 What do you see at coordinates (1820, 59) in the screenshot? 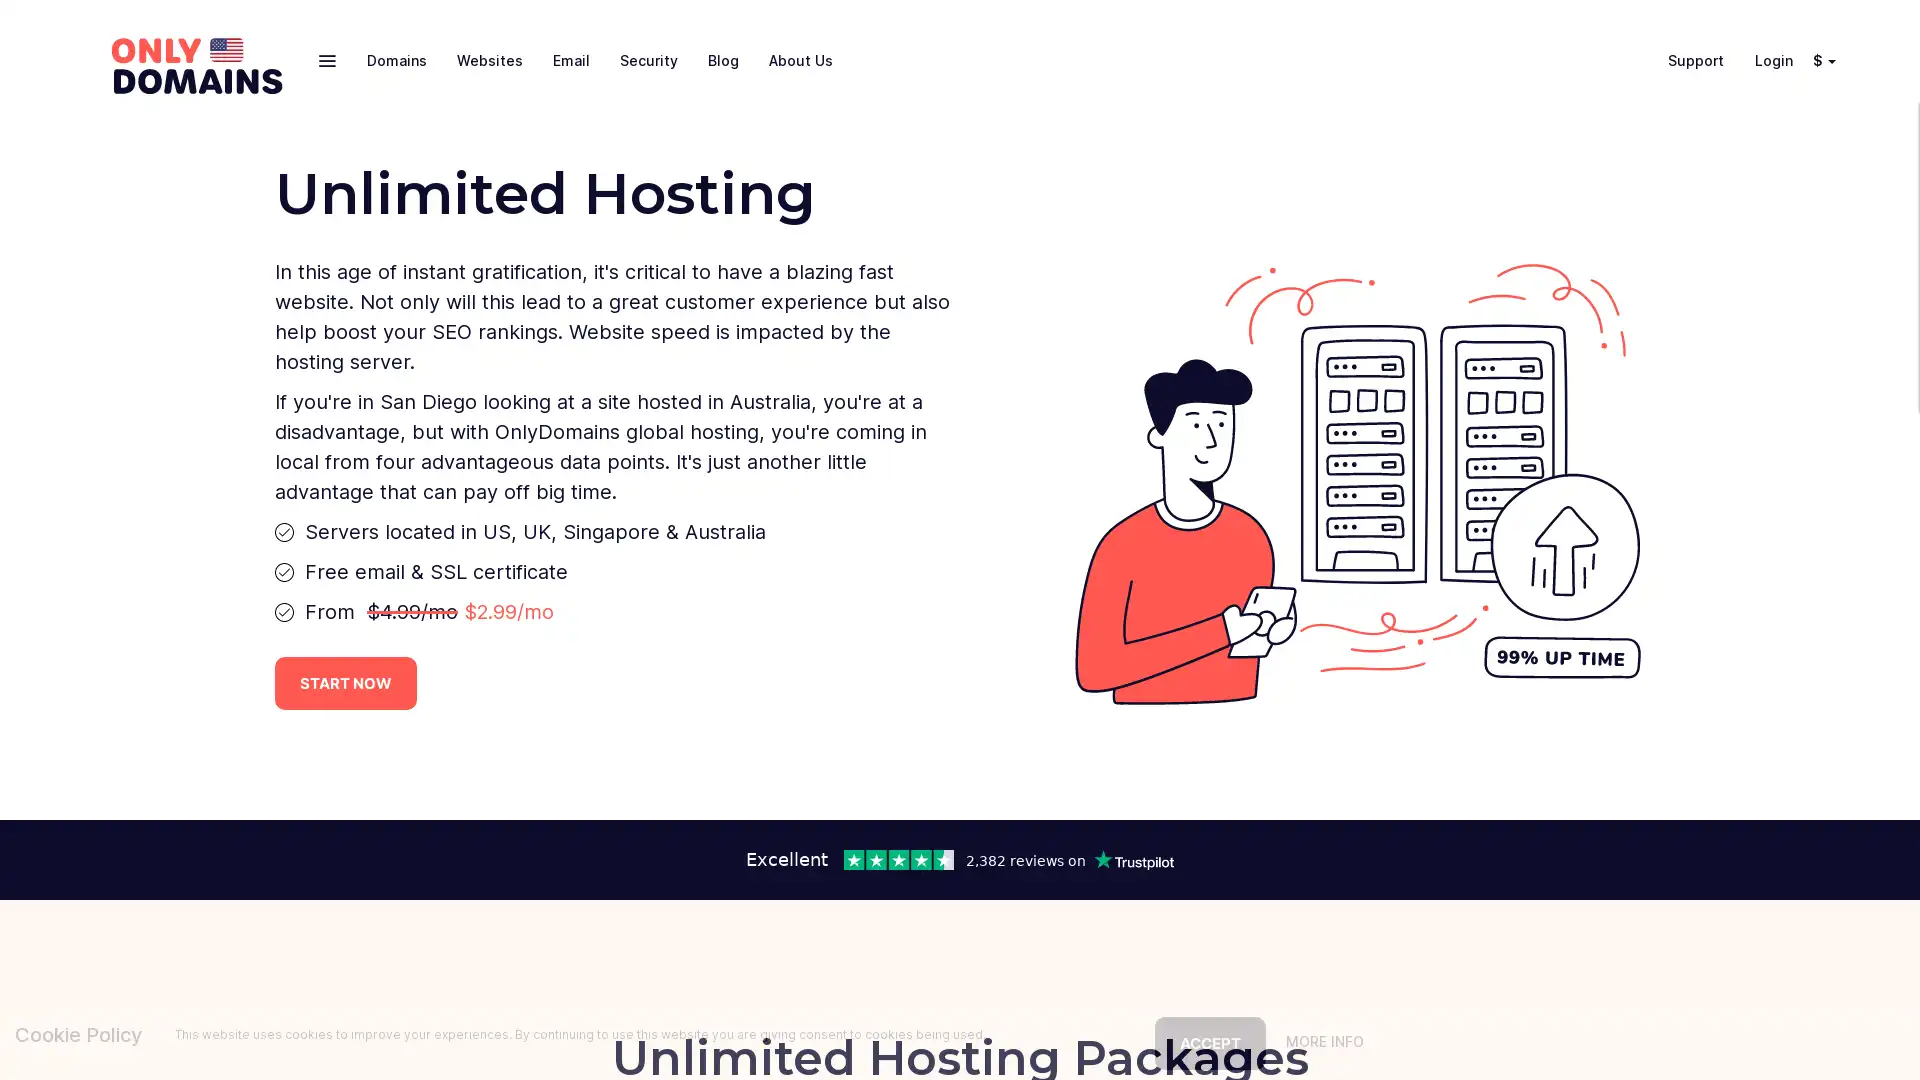
I see `$` at bounding box center [1820, 59].